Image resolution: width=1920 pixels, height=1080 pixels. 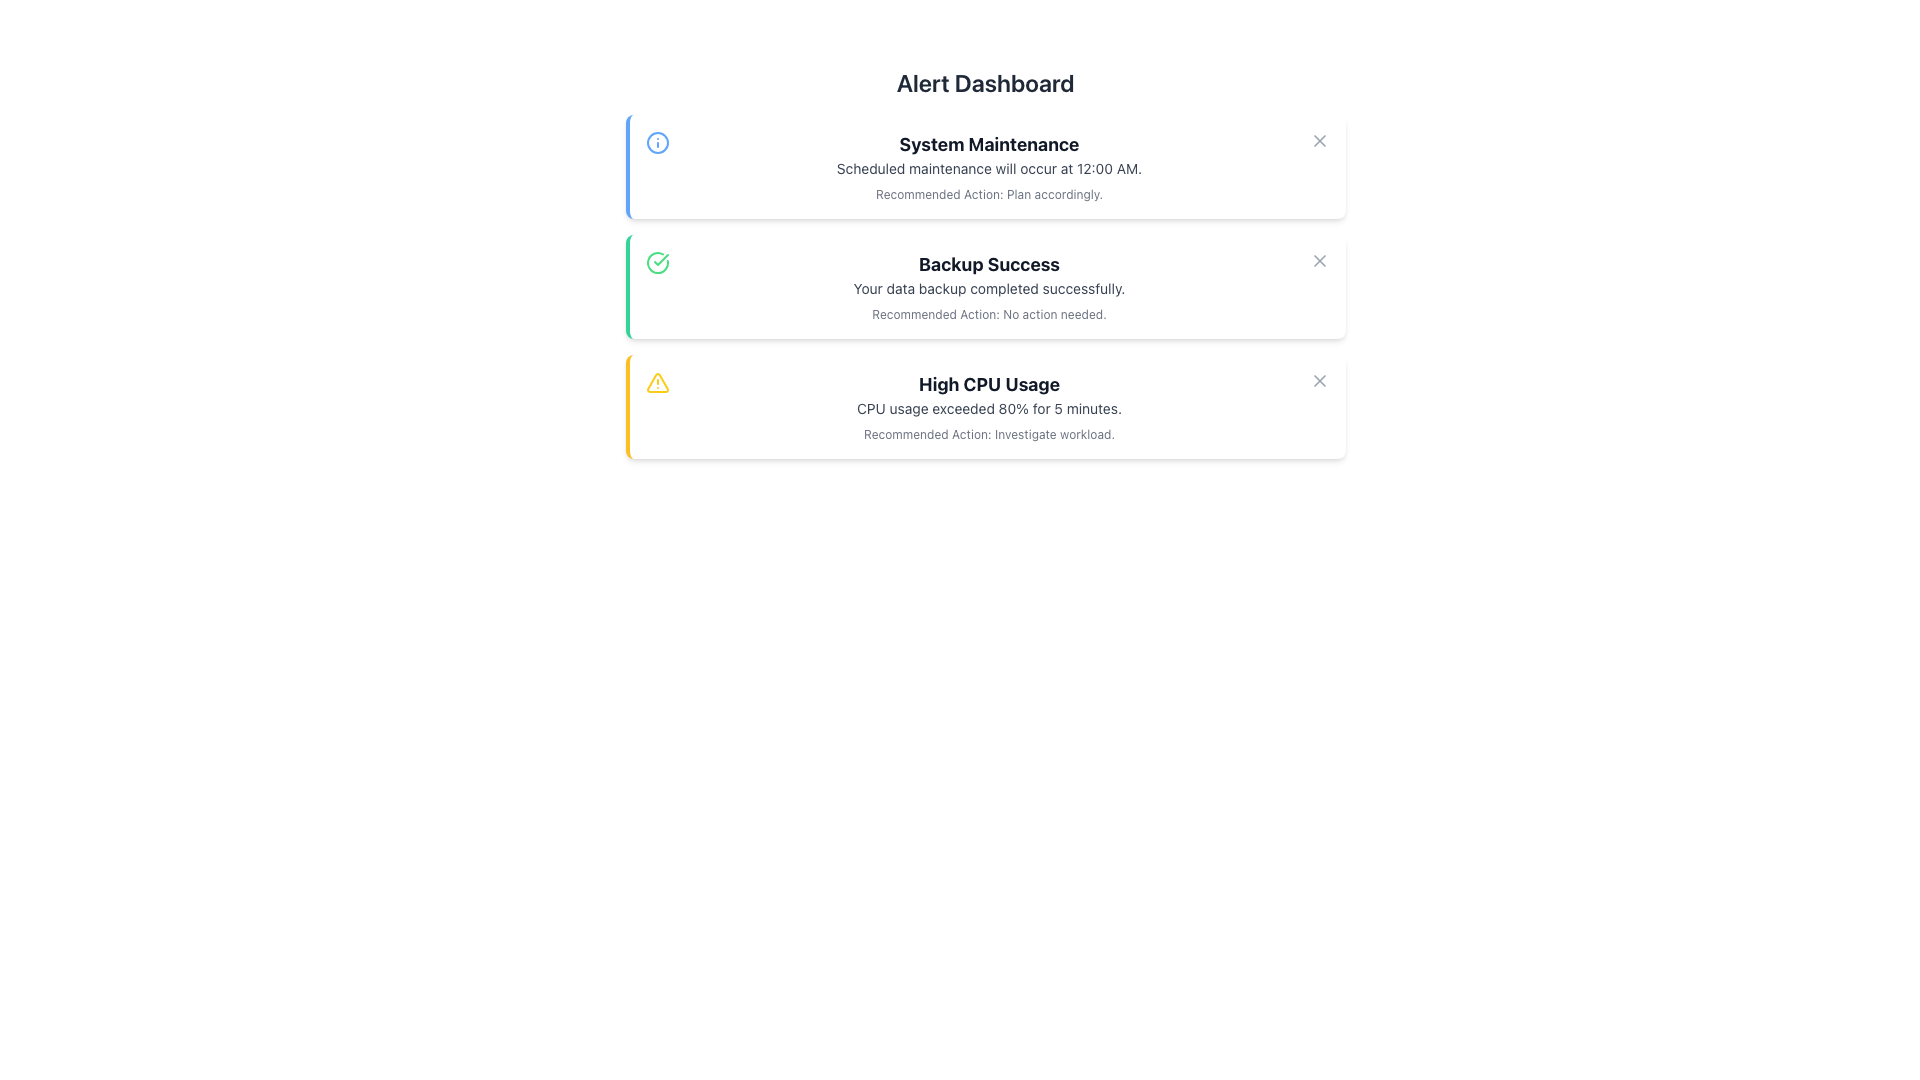 What do you see at coordinates (1319, 140) in the screenshot?
I see `the dismiss button located at the top-right corner of the 'System Maintenance' notification card to change its appearance` at bounding box center [1319, 140].